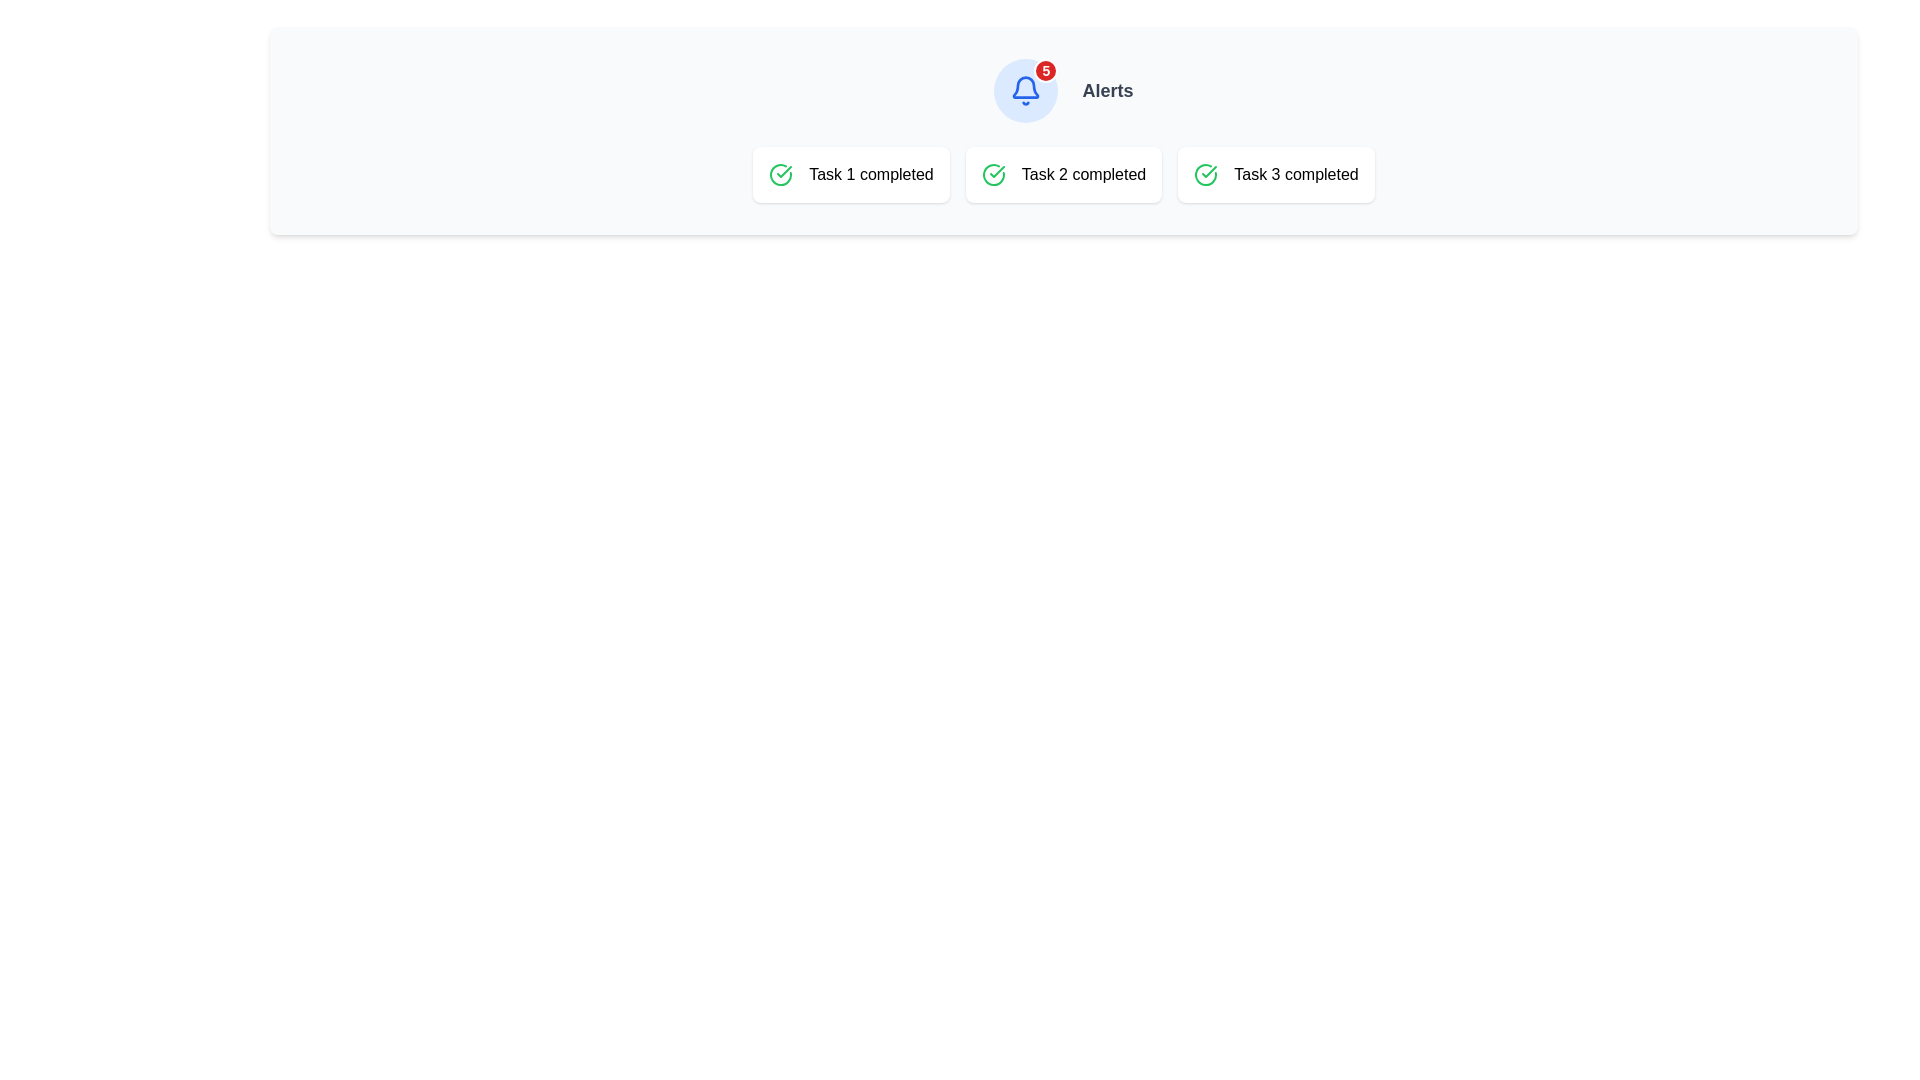  Describe the element at coordinates (1045, 69) in the screenshot. I see `the Notification Badge displaying the number '5' with a red background and white text, located at the top-right corner of the bell icon` at that location.